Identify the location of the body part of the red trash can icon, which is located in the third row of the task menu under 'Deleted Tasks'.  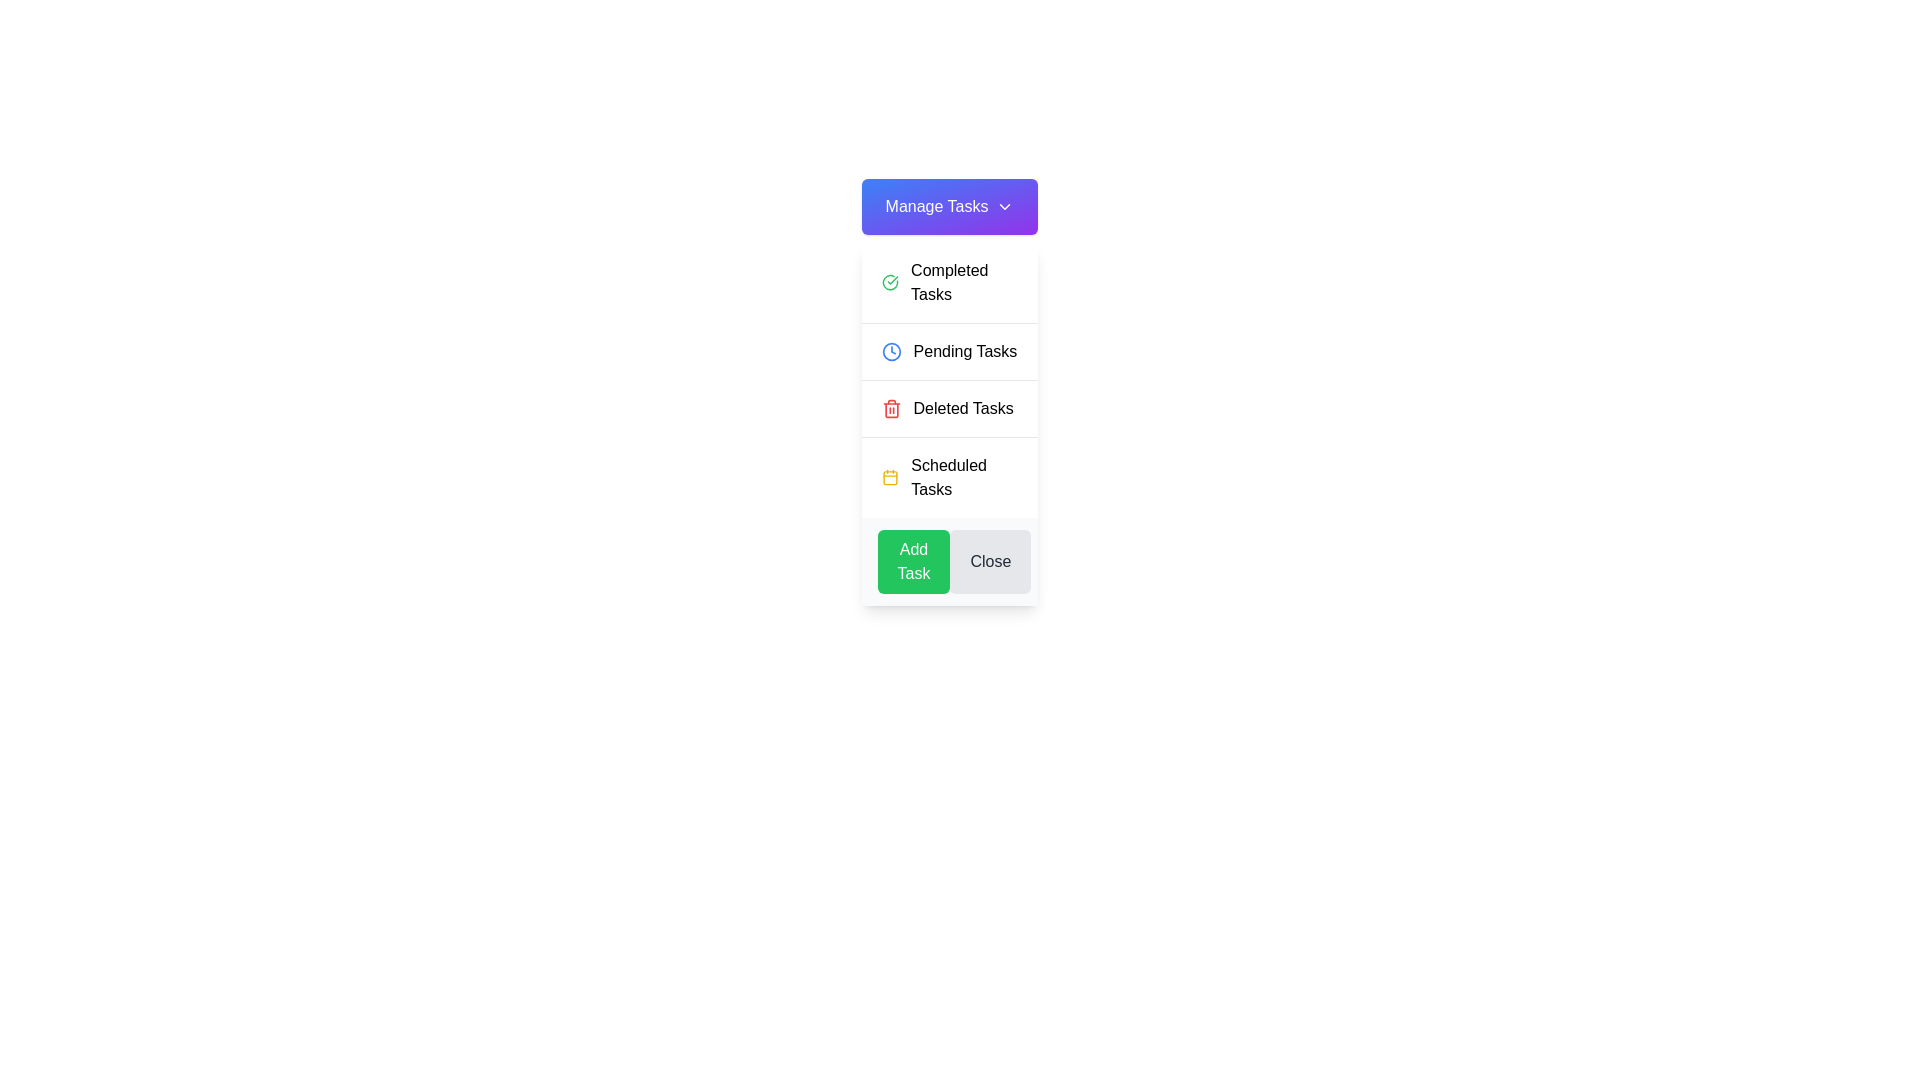
(890, 409).